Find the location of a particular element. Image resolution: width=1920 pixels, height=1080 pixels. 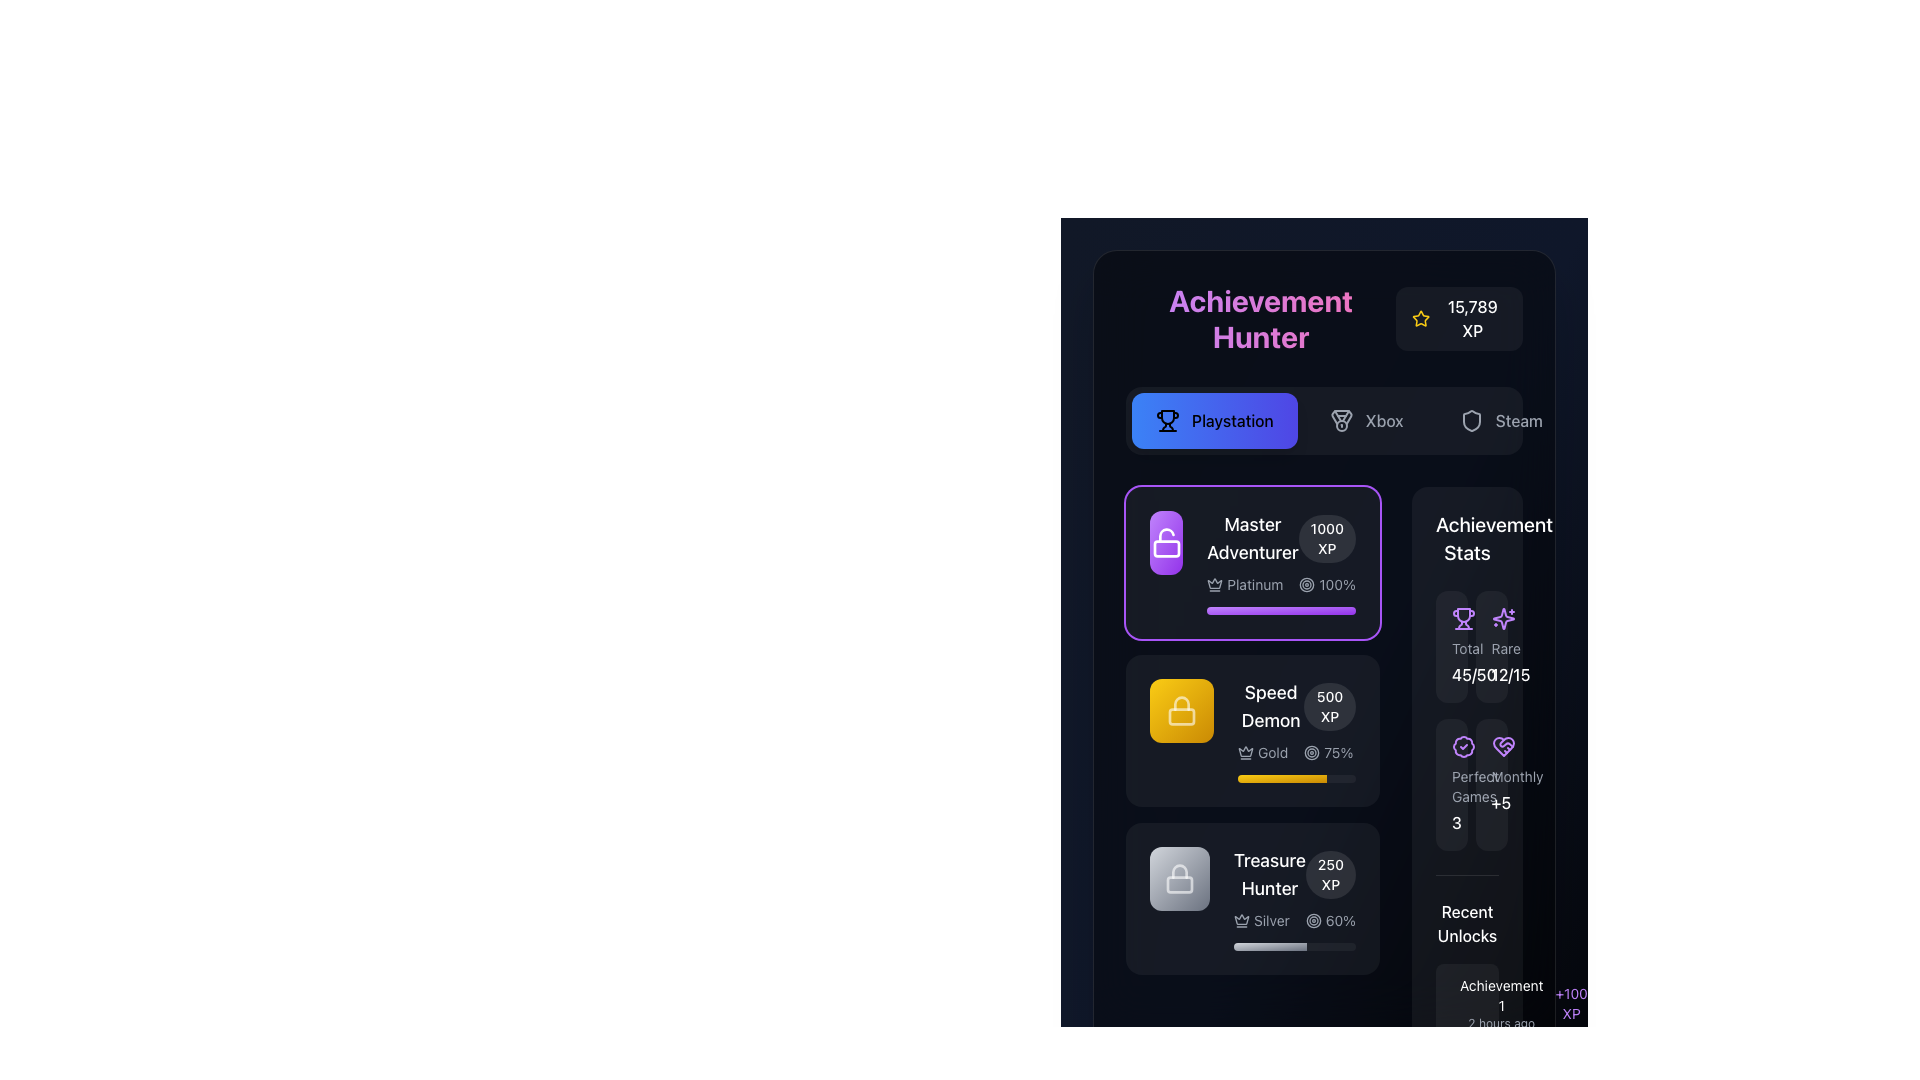

the static display label with a crown icon and the text 'Platinum' located within the 'Master Adventurer' card is located at coordinates (1244, 585).